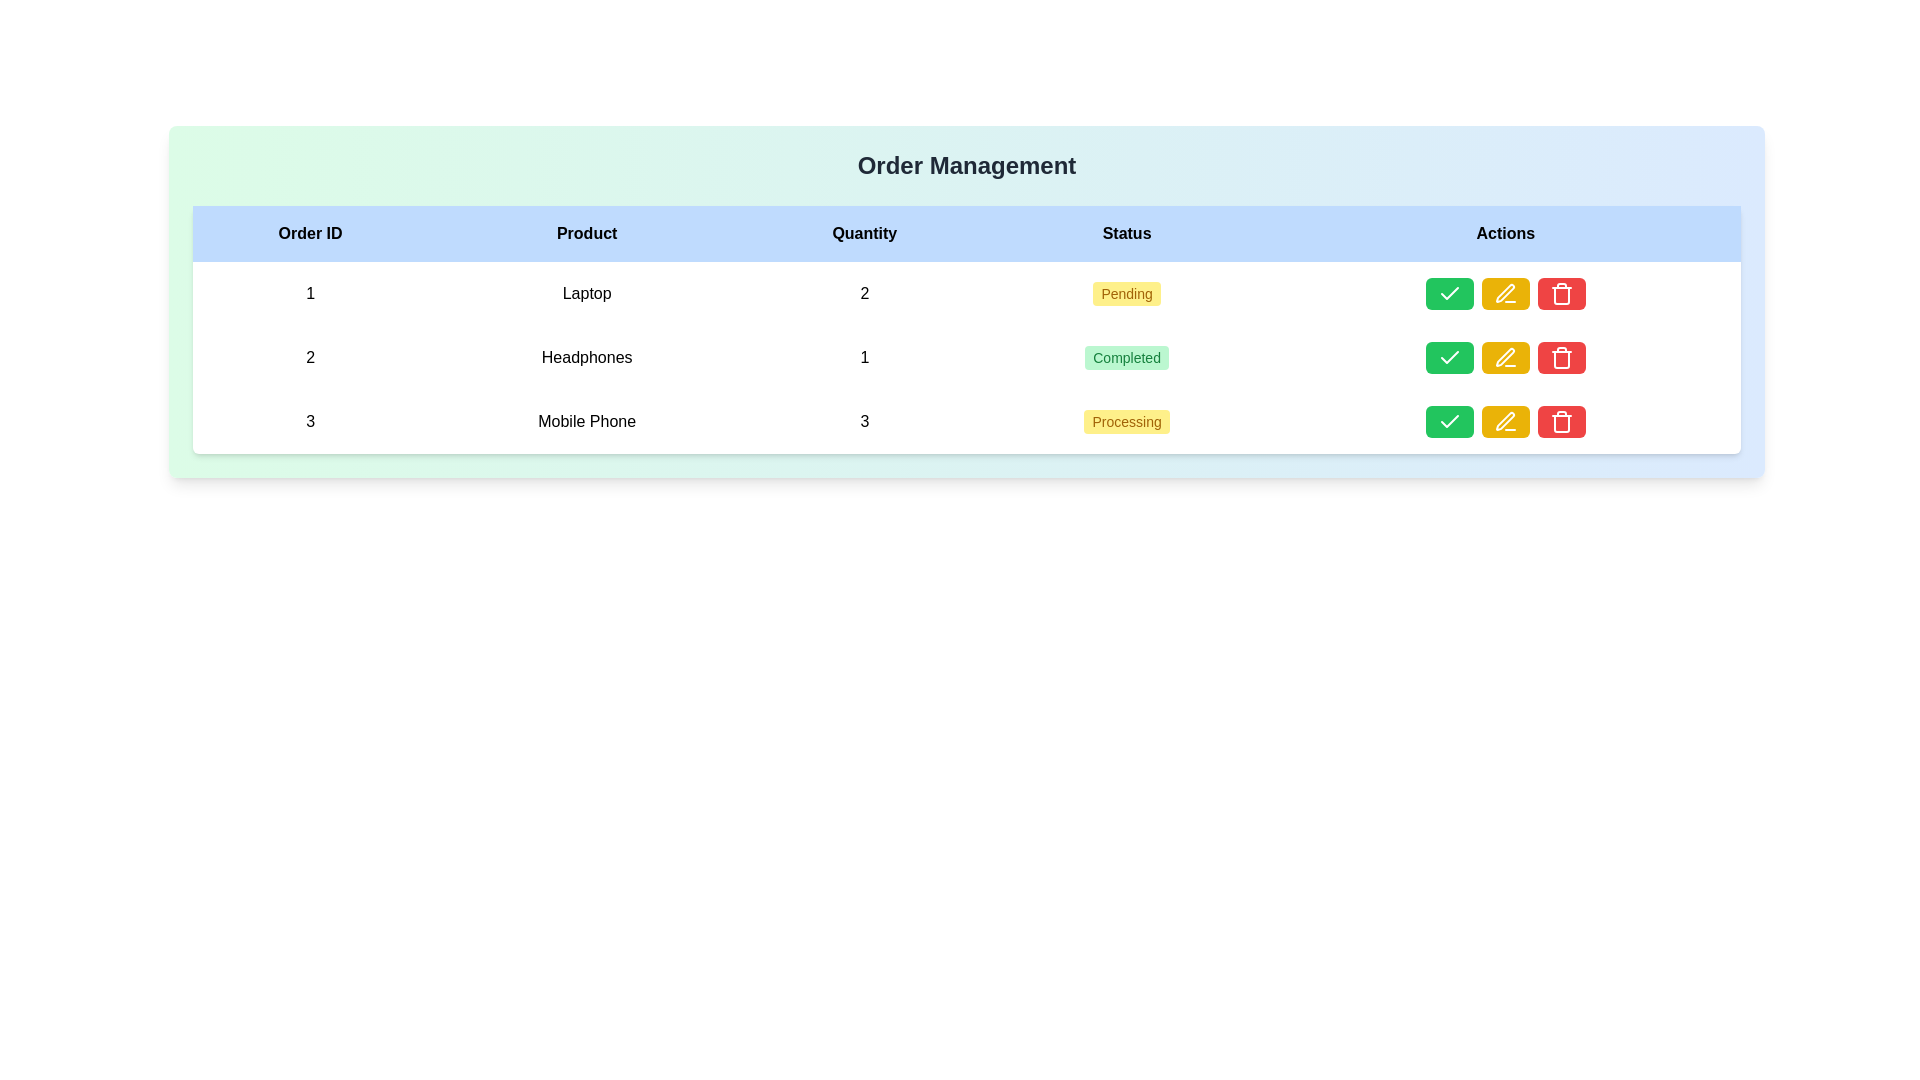  I want to click on on the second row of the table, which contains details about an order, so click(966, 357).